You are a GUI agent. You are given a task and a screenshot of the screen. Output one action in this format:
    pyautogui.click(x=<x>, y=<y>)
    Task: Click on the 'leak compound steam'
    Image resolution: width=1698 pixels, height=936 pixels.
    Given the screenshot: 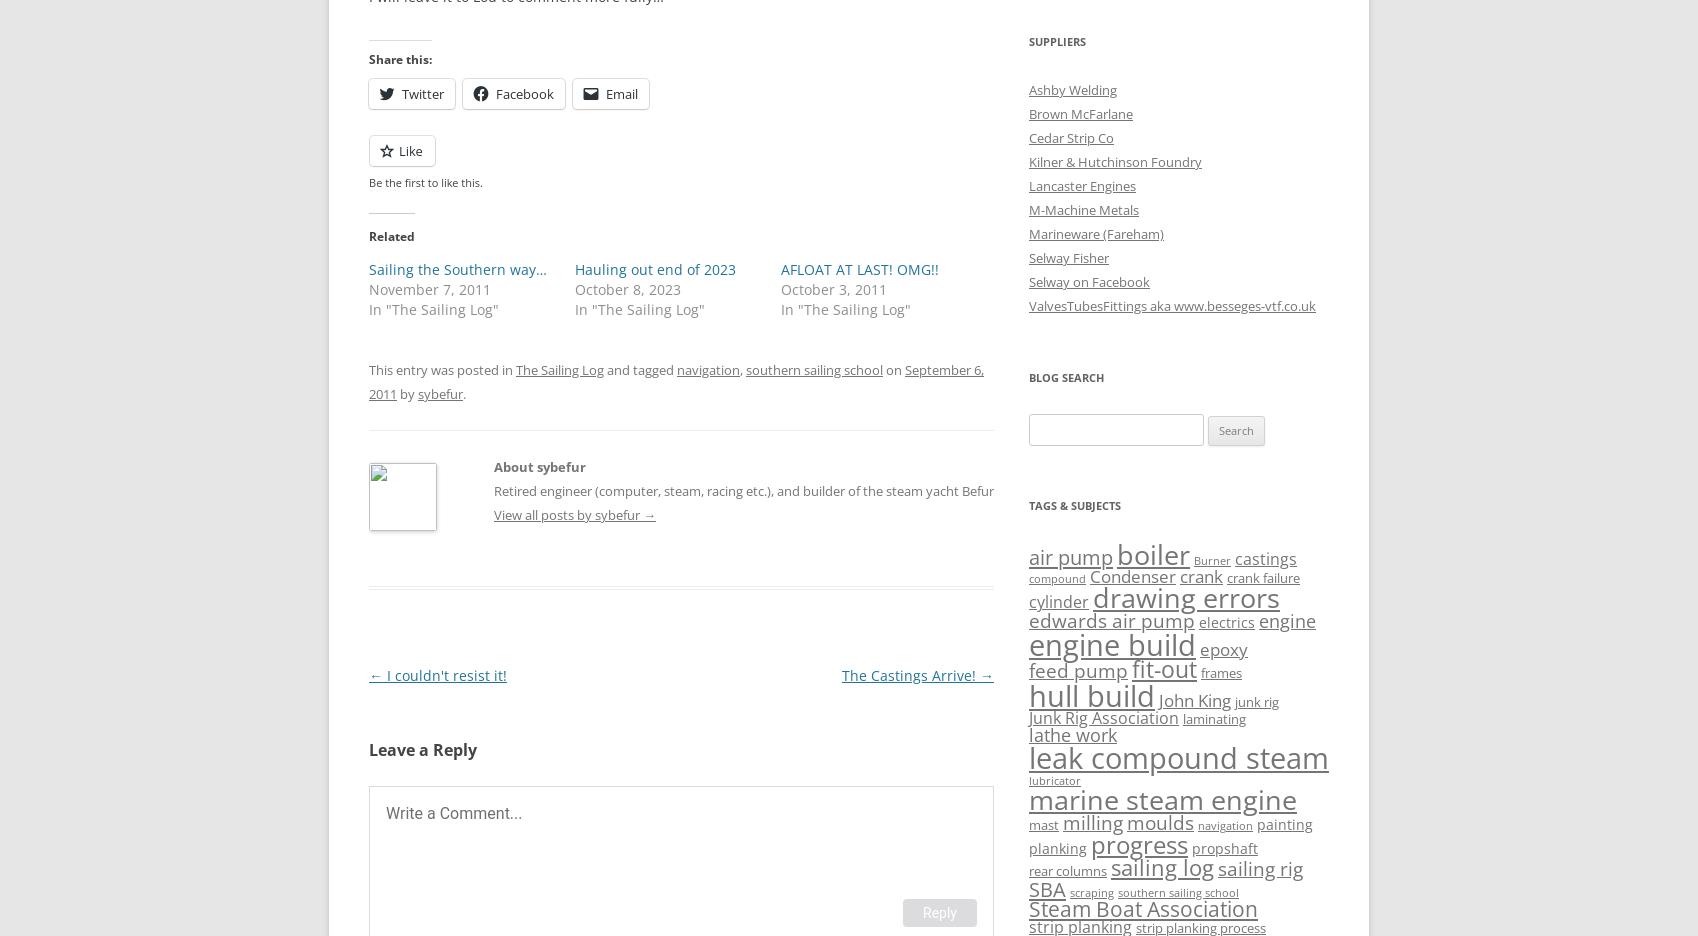 What is the action you would take?
    pyautogui.click(x=1177, y=757)
    